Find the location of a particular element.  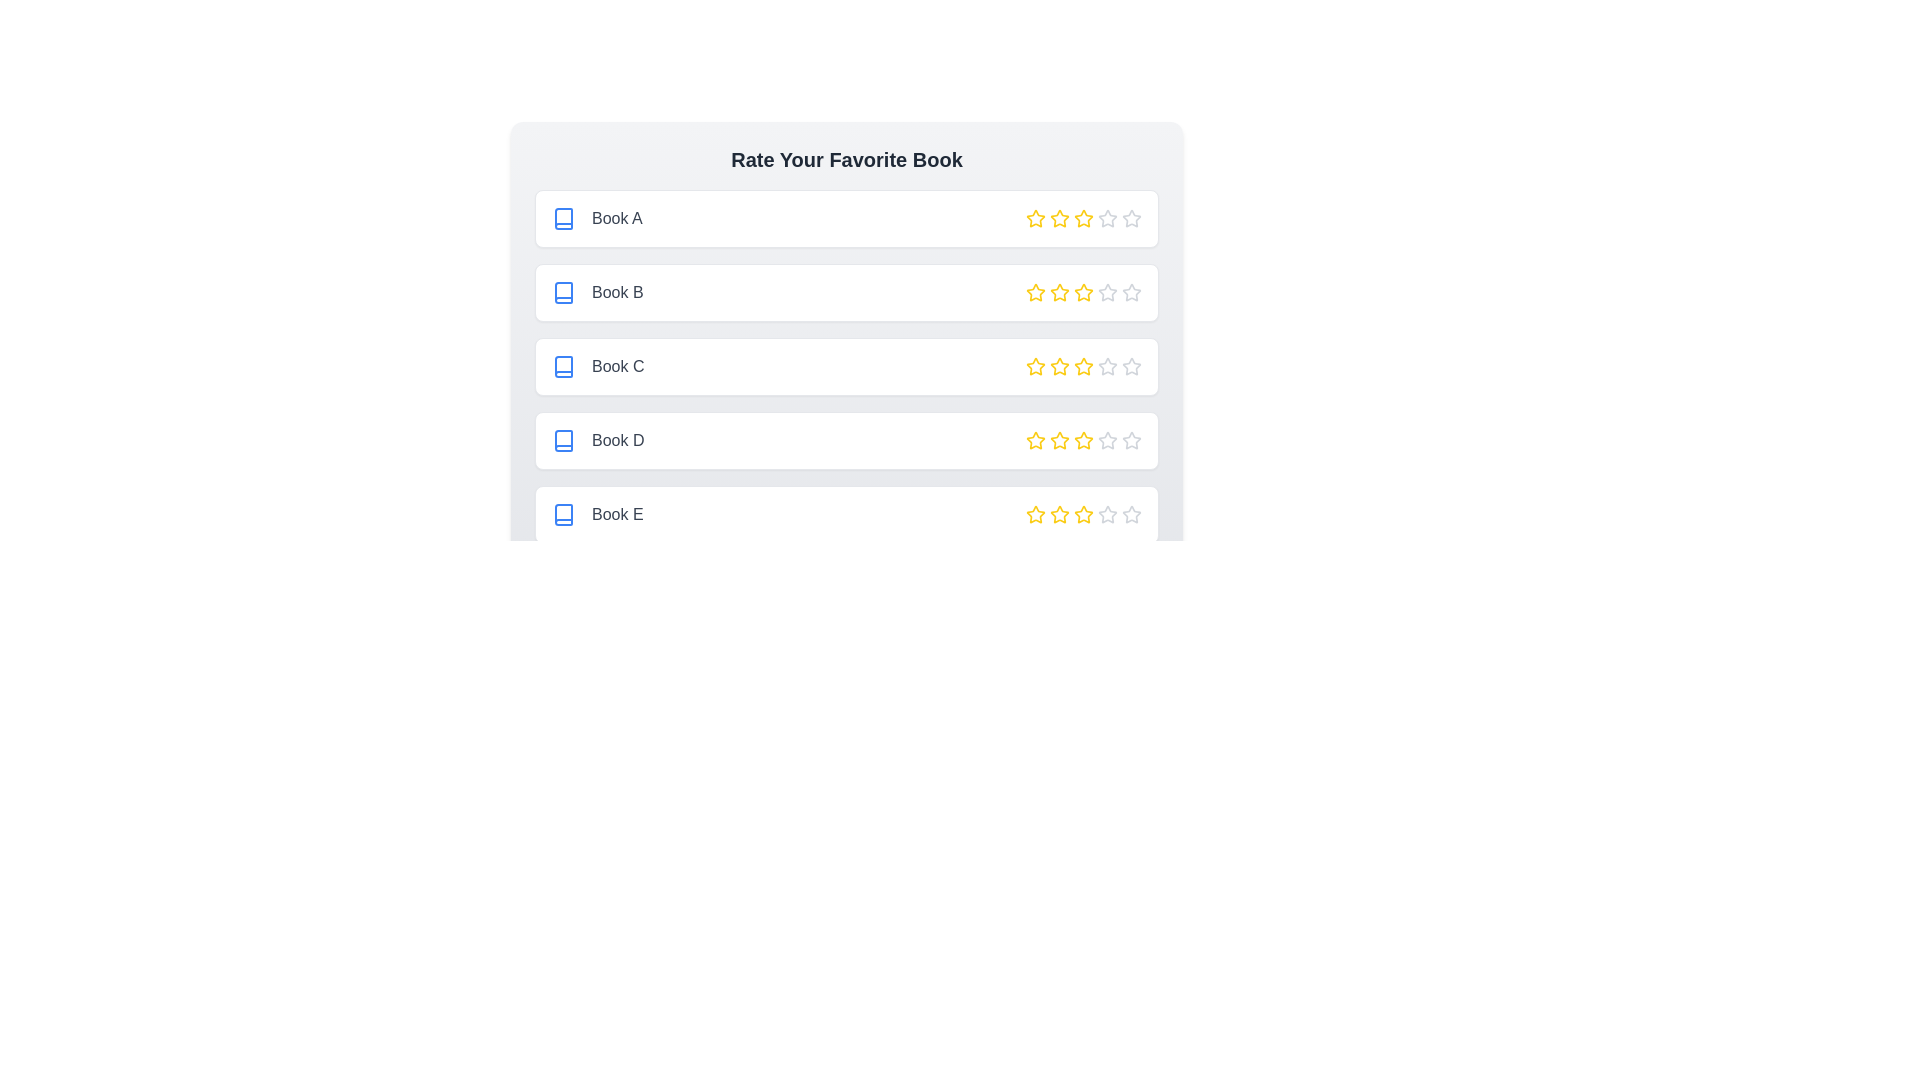

the star corresponding to 3 stars for the book titled Book E is located at coordinates (1083, 514).